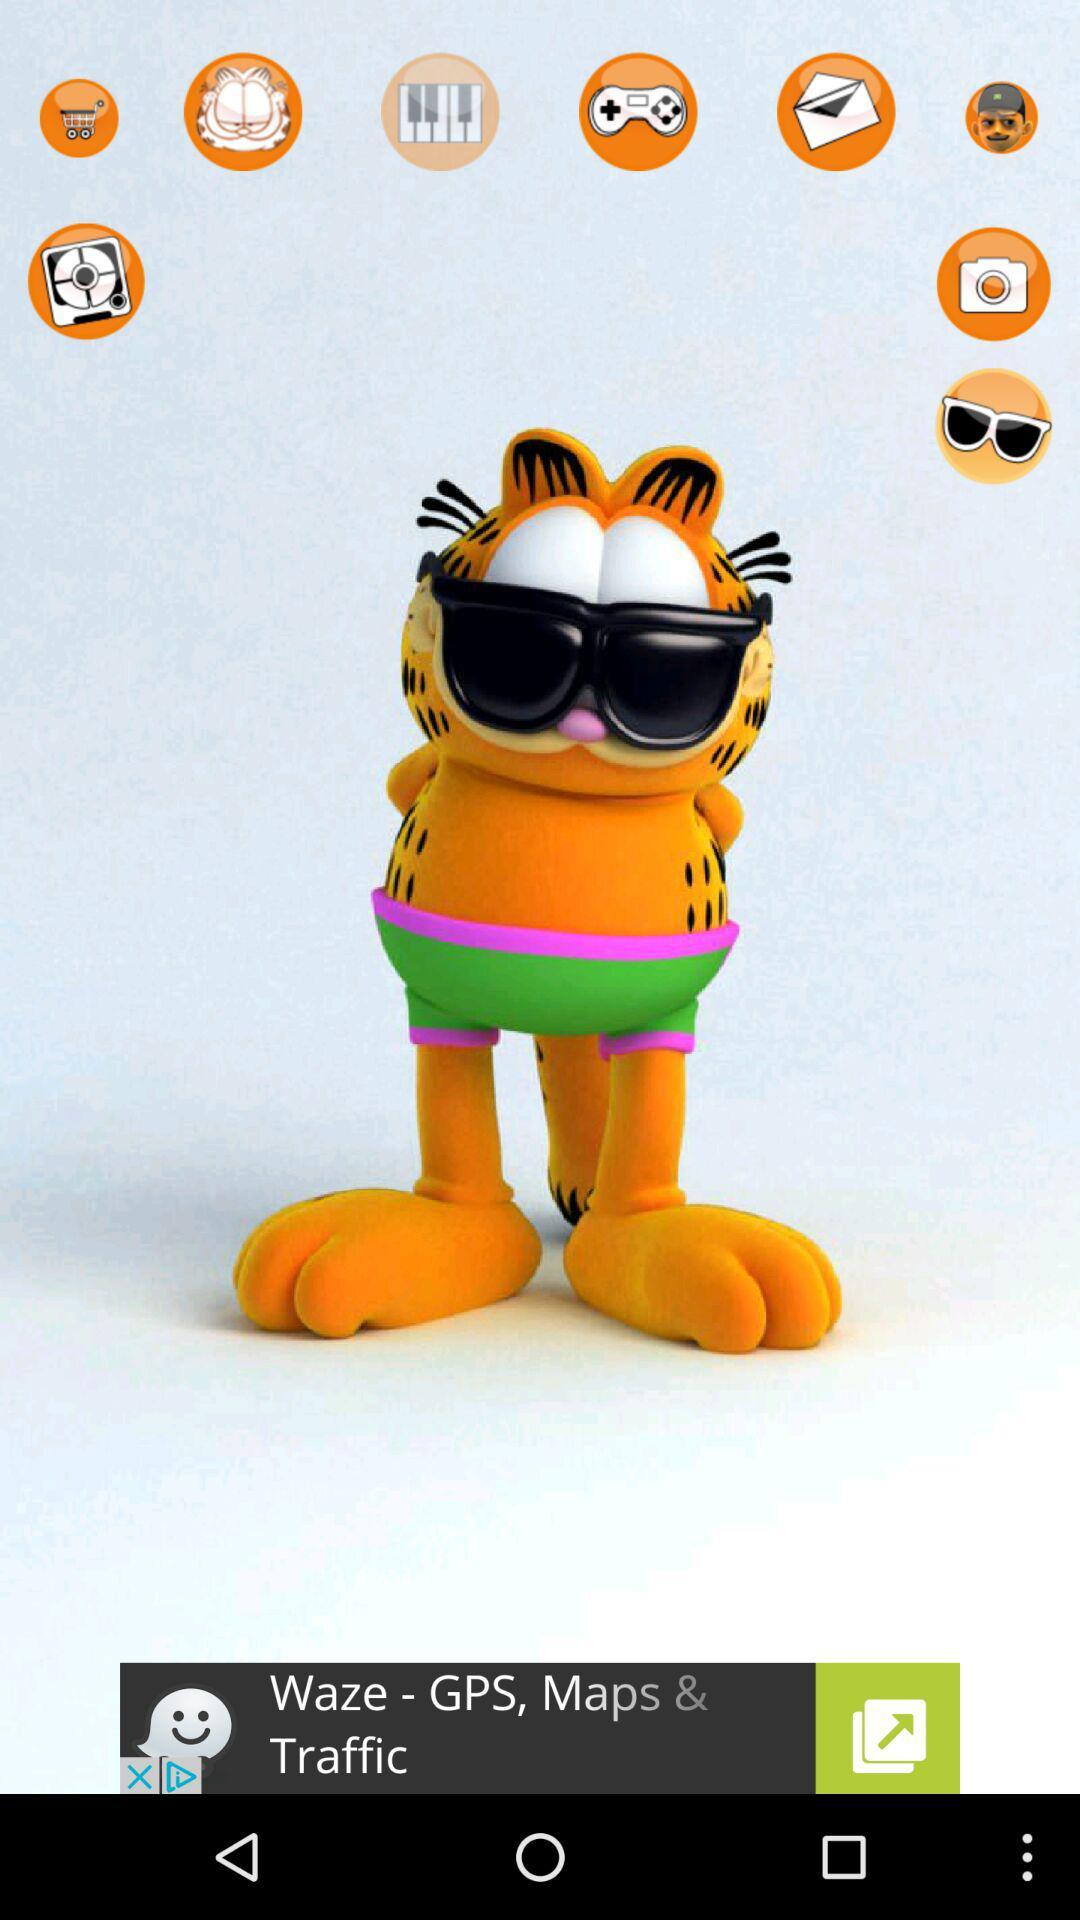  Describe the element at coordinates (993, 456) in the screenshot. I see `the emoji icon` at that location.